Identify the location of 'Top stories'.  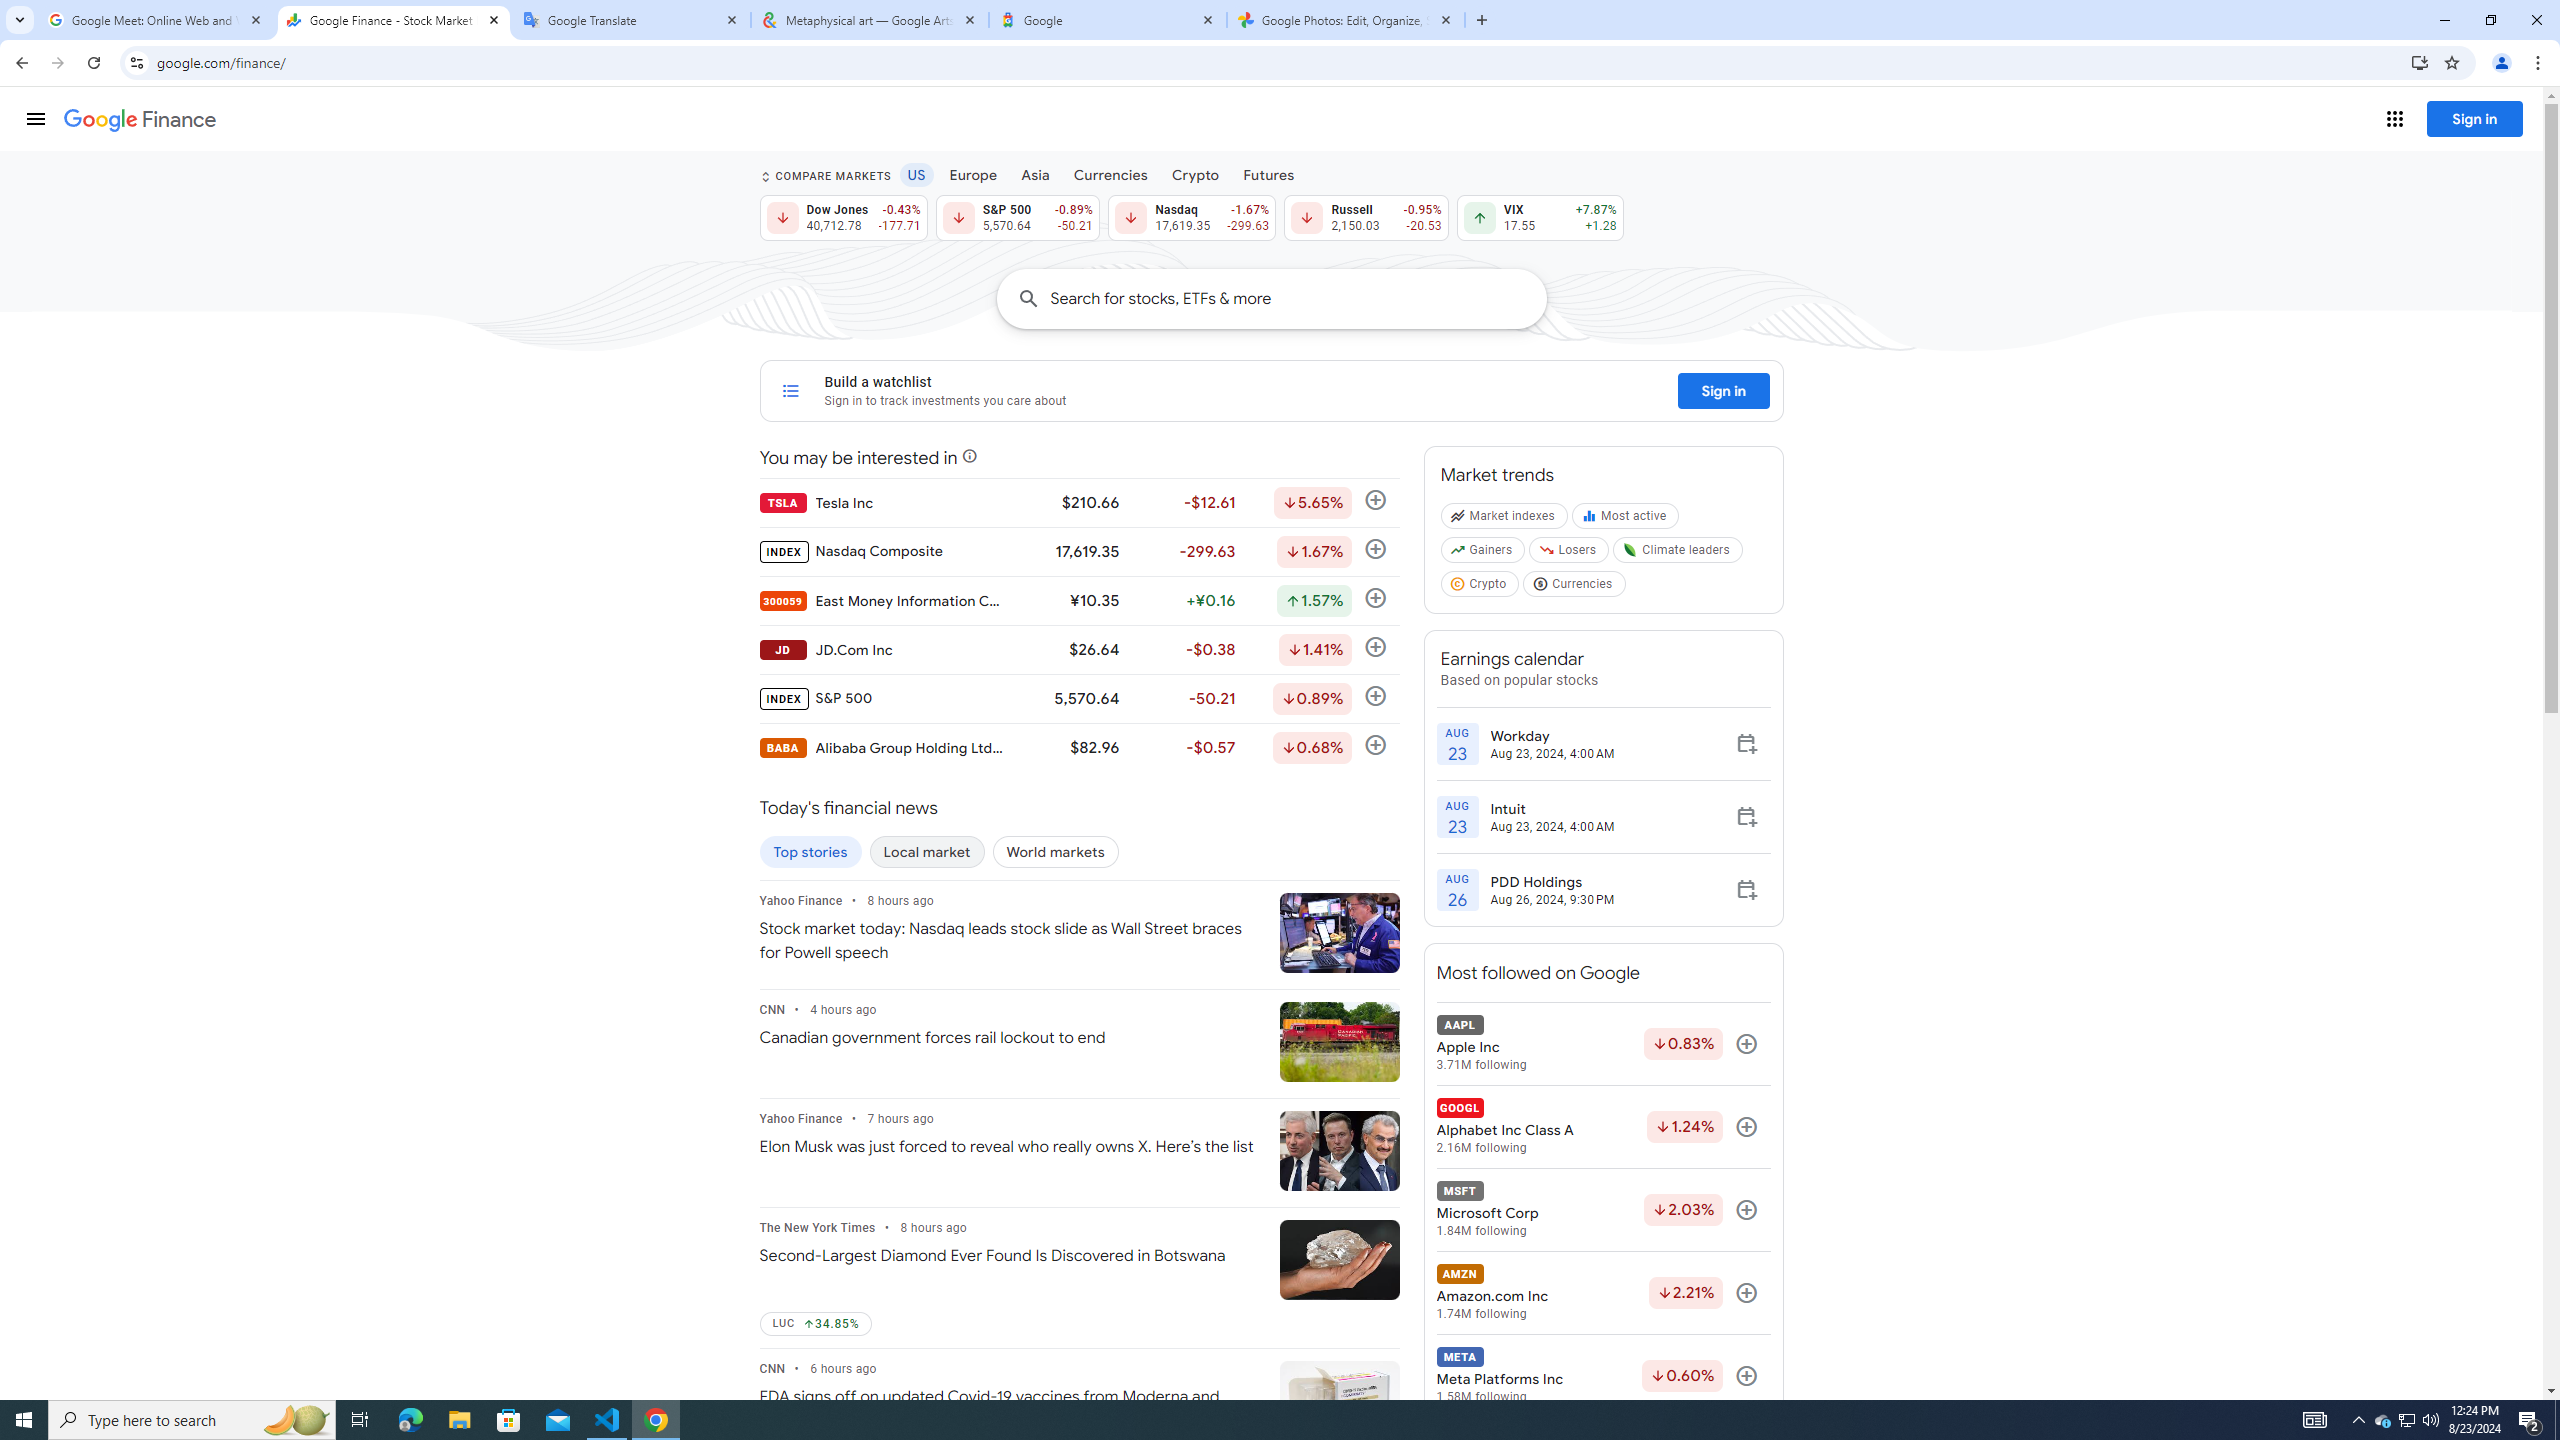
(810, 851).